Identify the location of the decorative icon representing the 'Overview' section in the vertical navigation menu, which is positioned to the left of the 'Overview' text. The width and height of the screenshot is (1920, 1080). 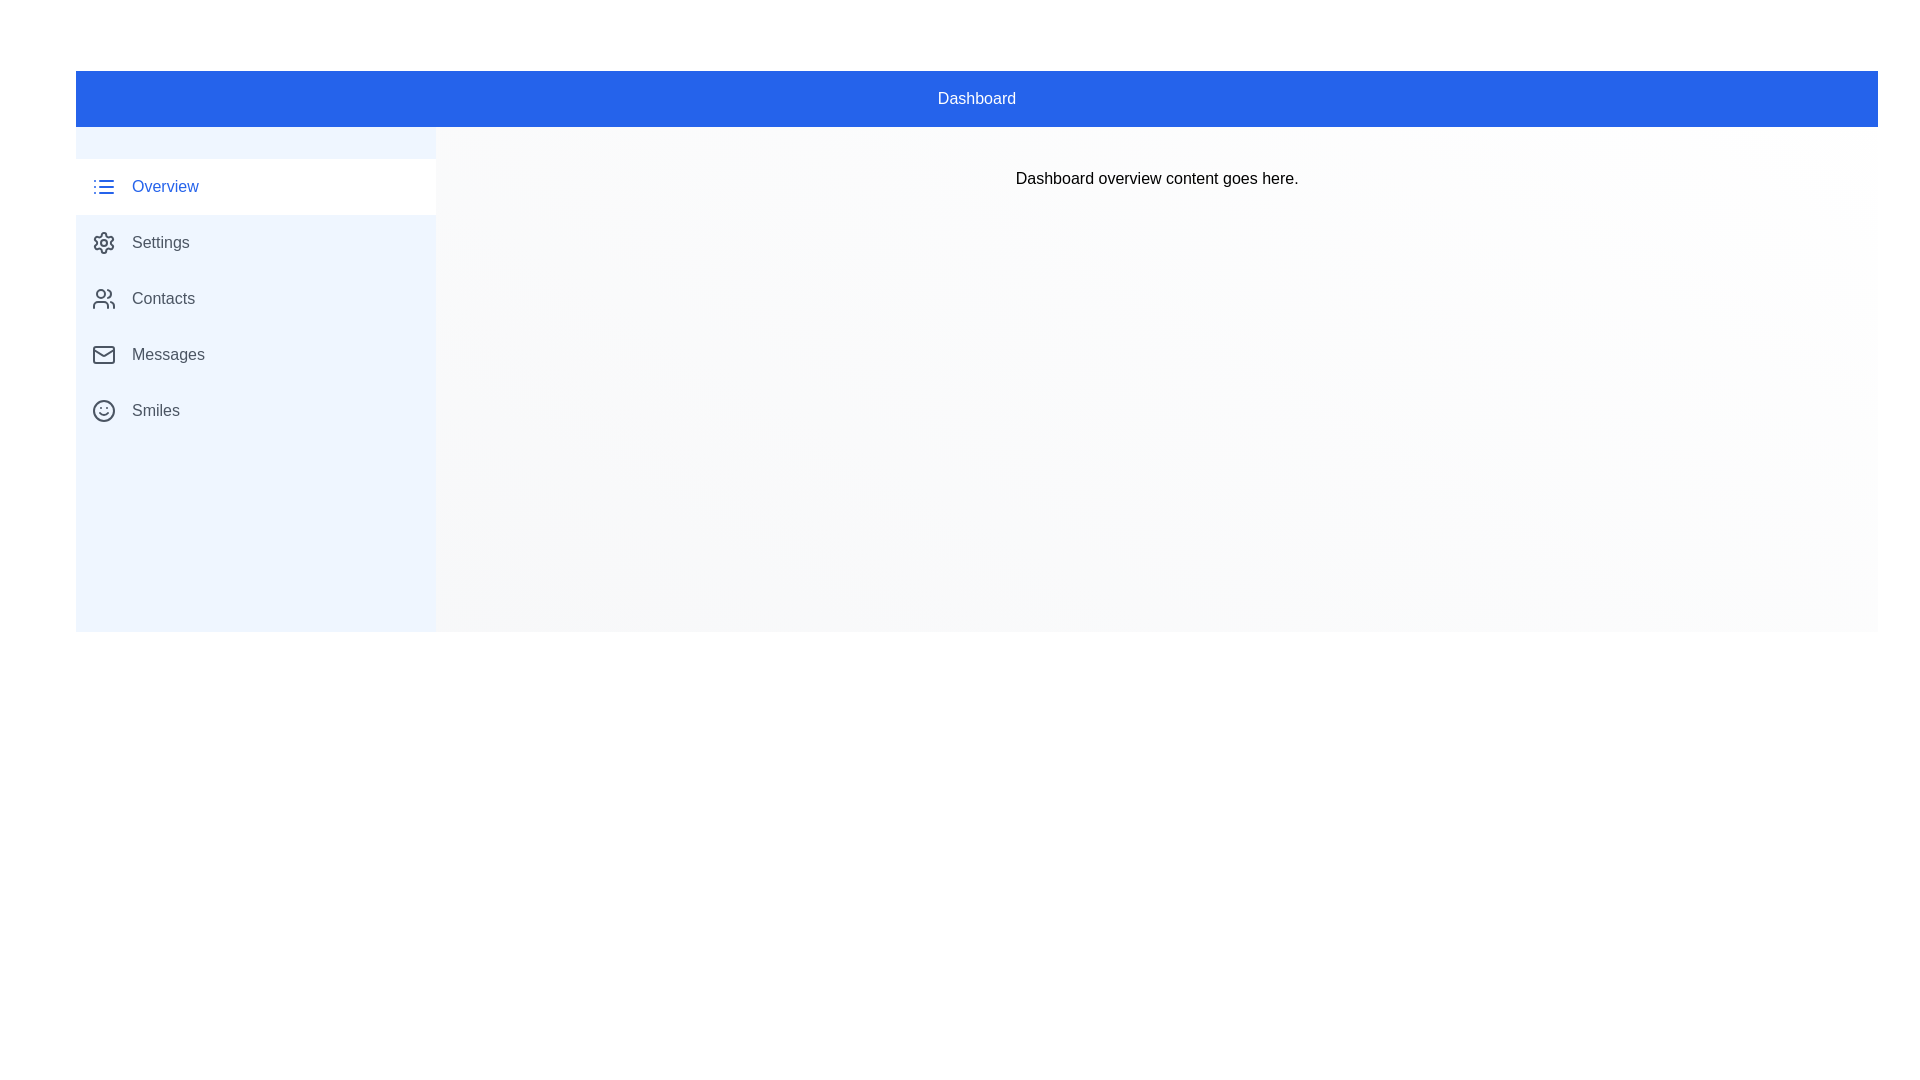
(103, 186).